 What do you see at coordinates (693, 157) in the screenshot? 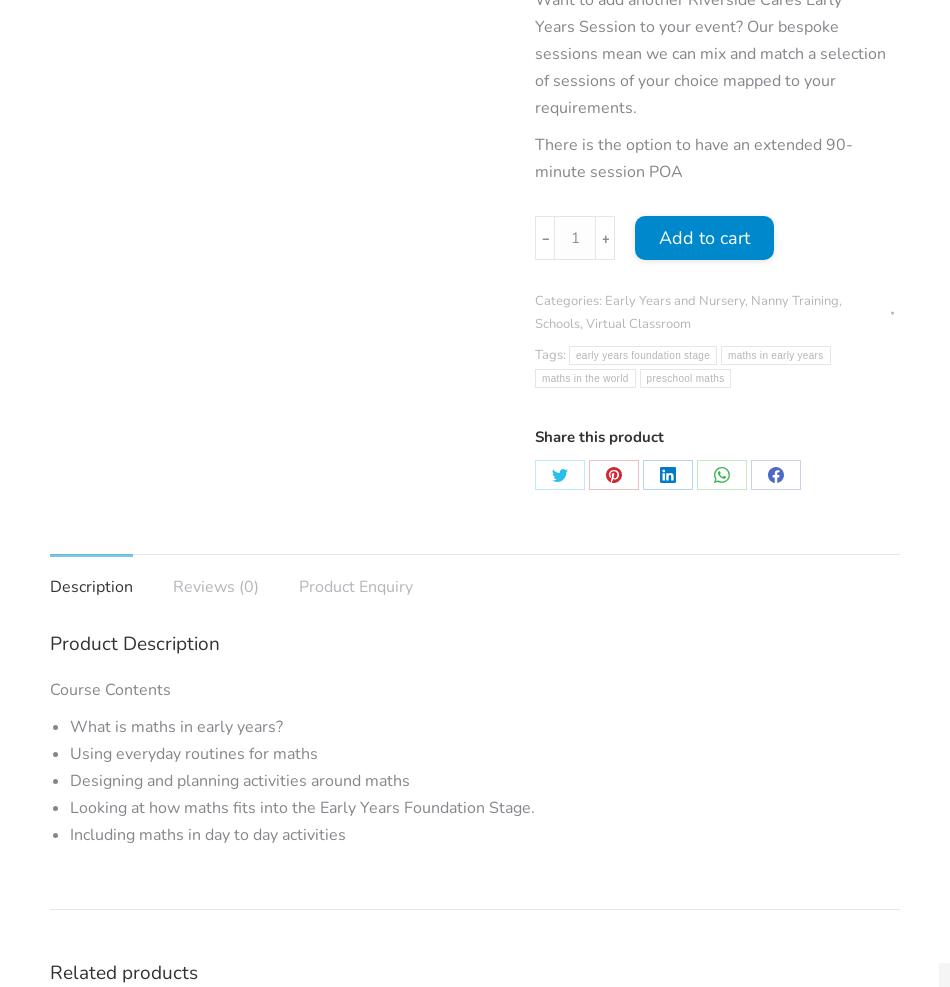
I see `'There is the option to have an extended 90-minute session POA'` at bounding box center [693, 157].